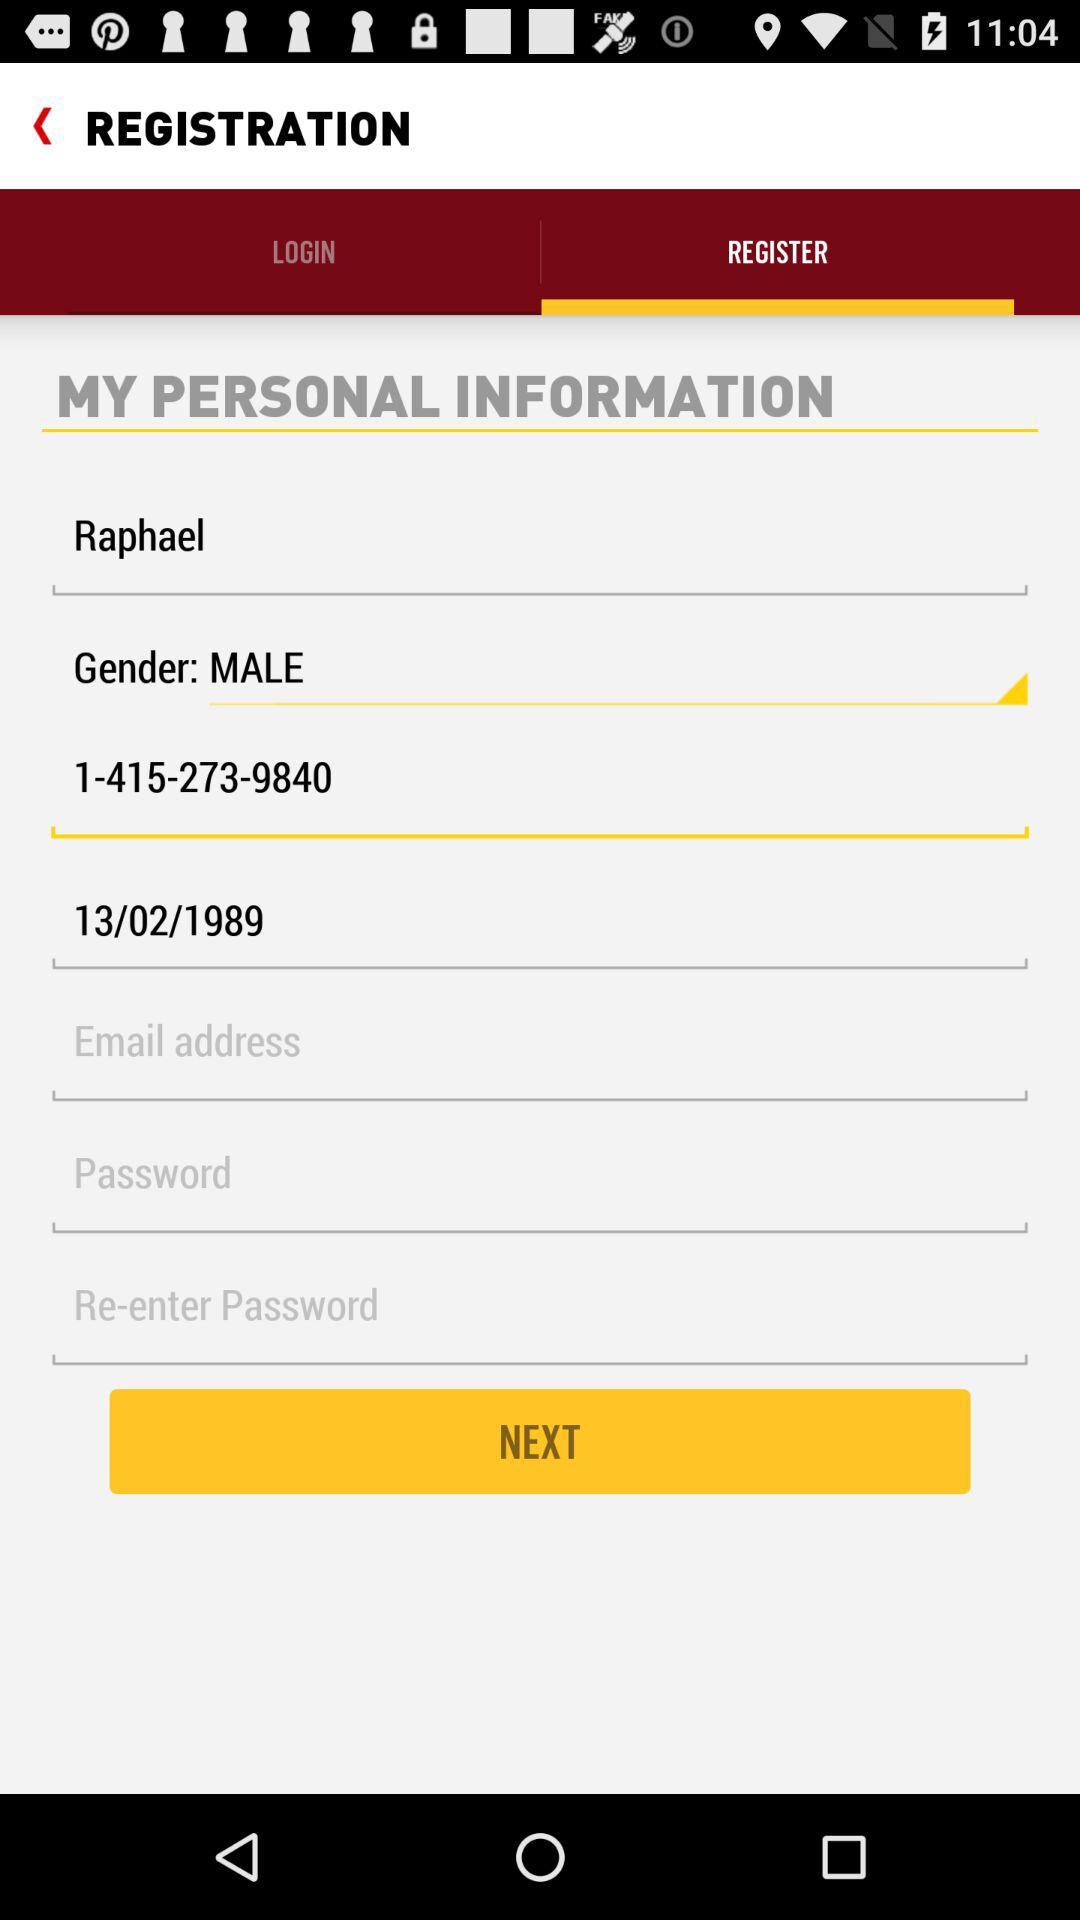 Image resolution: width=1080 pixels, height=1920 pixels. Describe the element at coordinates (540, 787) in the screenshot. I see `the 1 415 273 icon` at that location.